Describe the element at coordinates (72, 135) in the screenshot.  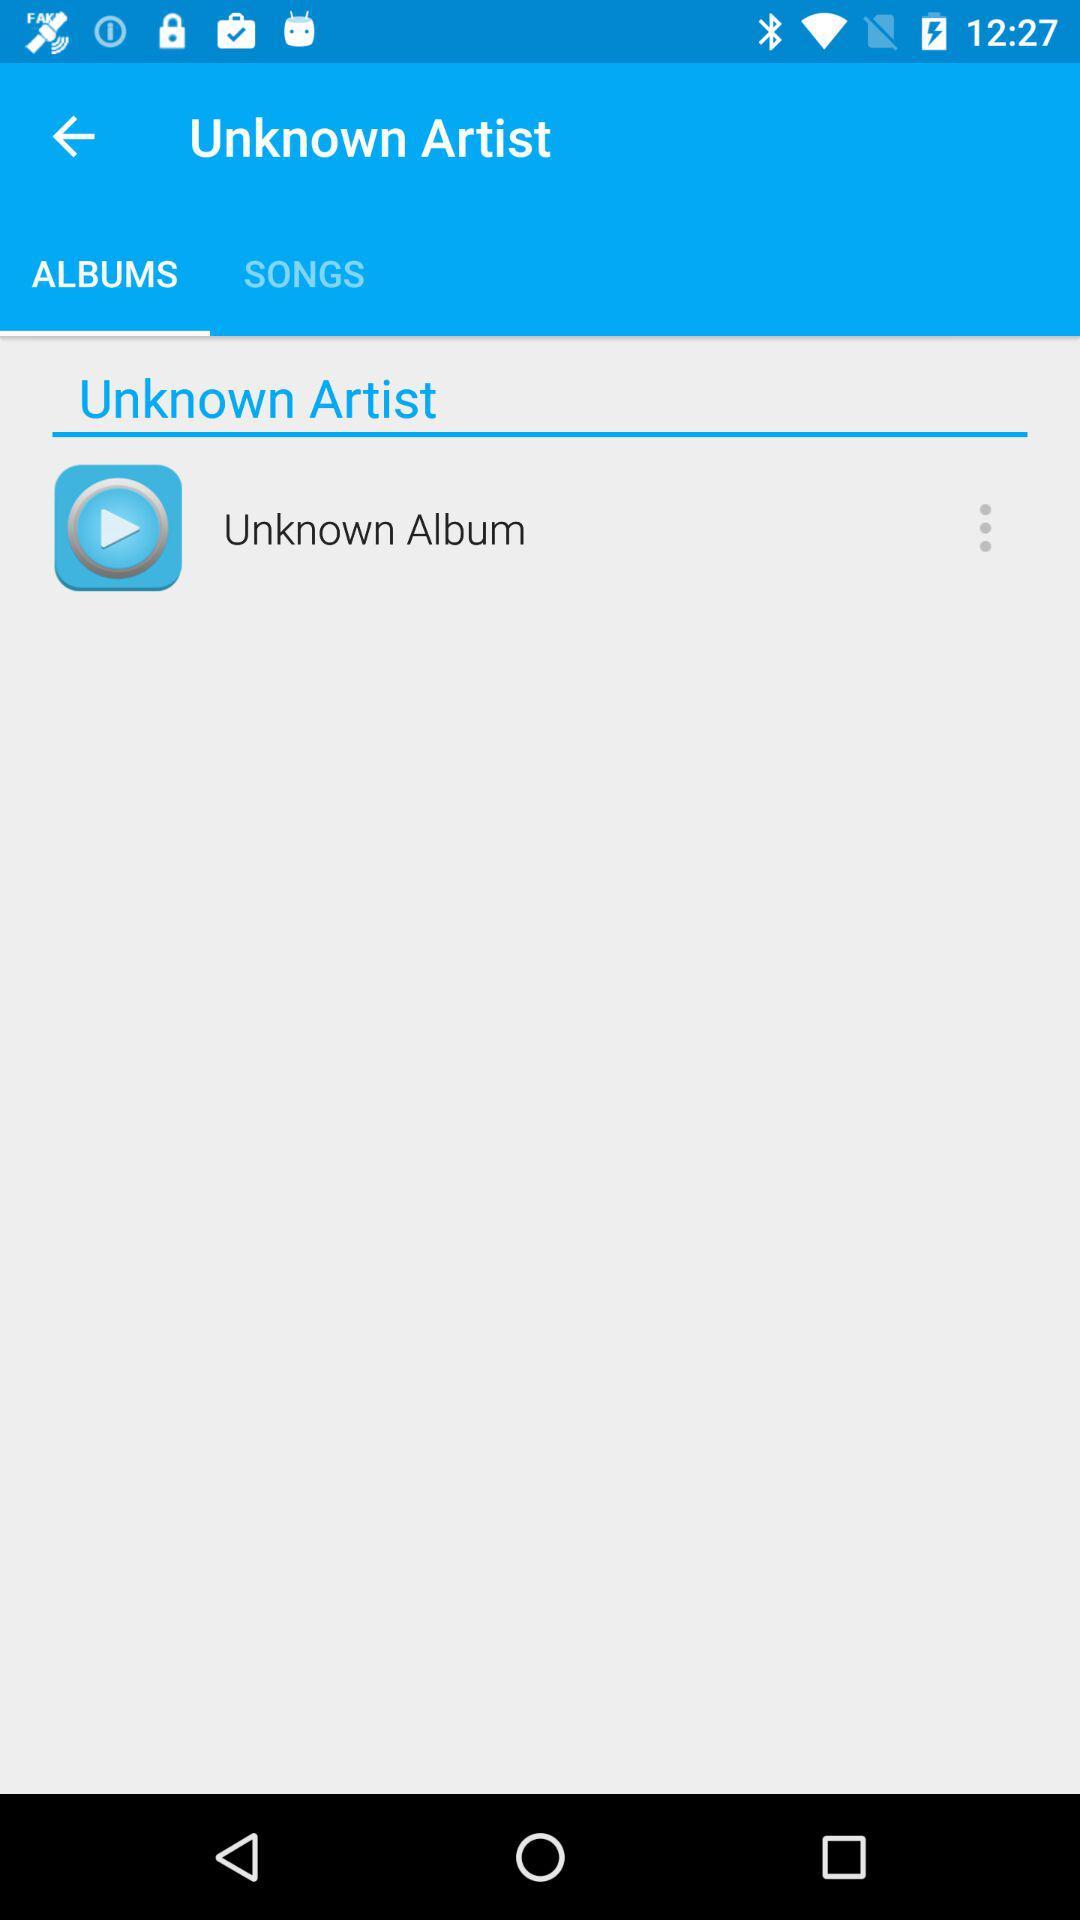
I see `app to the left of the unknown artist item` at that location.